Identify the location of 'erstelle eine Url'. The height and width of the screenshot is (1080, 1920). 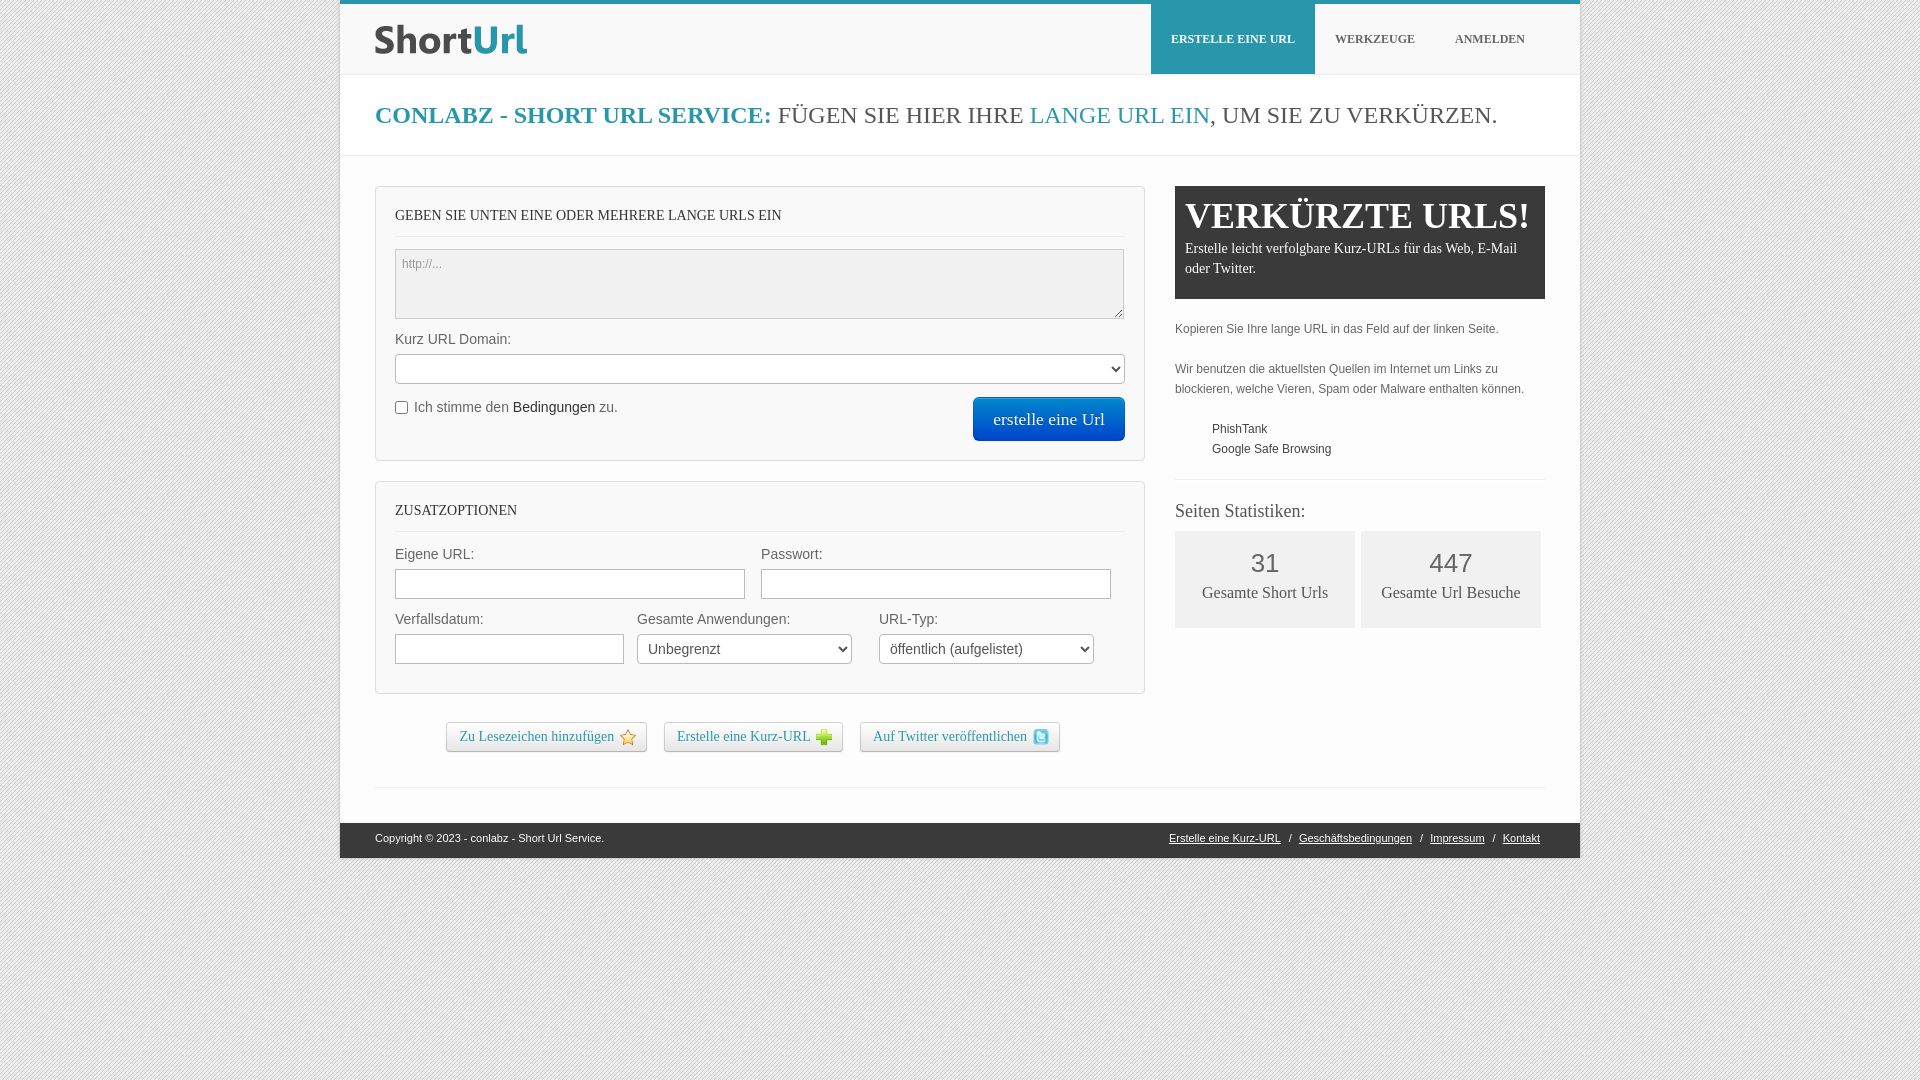
(1048, 418).